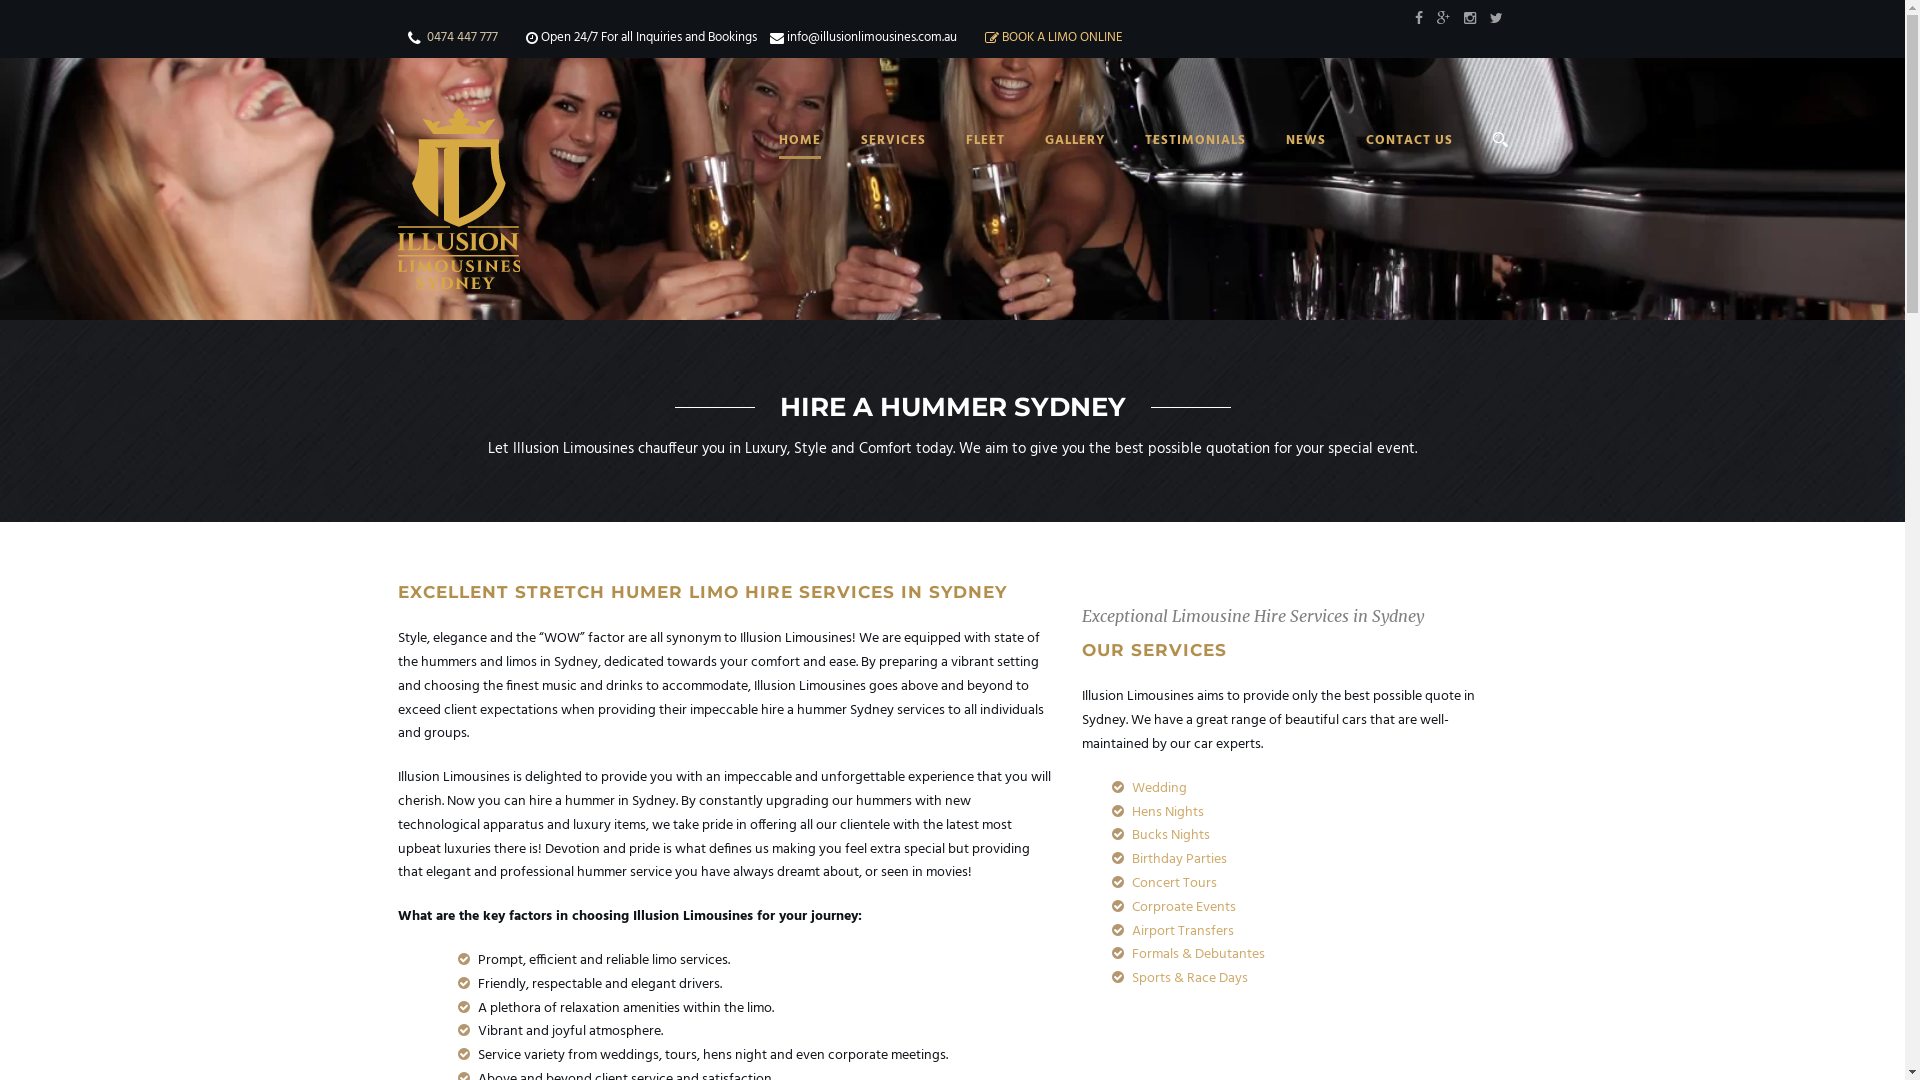 The height and width of the screenshot is (1080, 1920). I want to click on 'Sports & Race Days', so click(1190, 977).